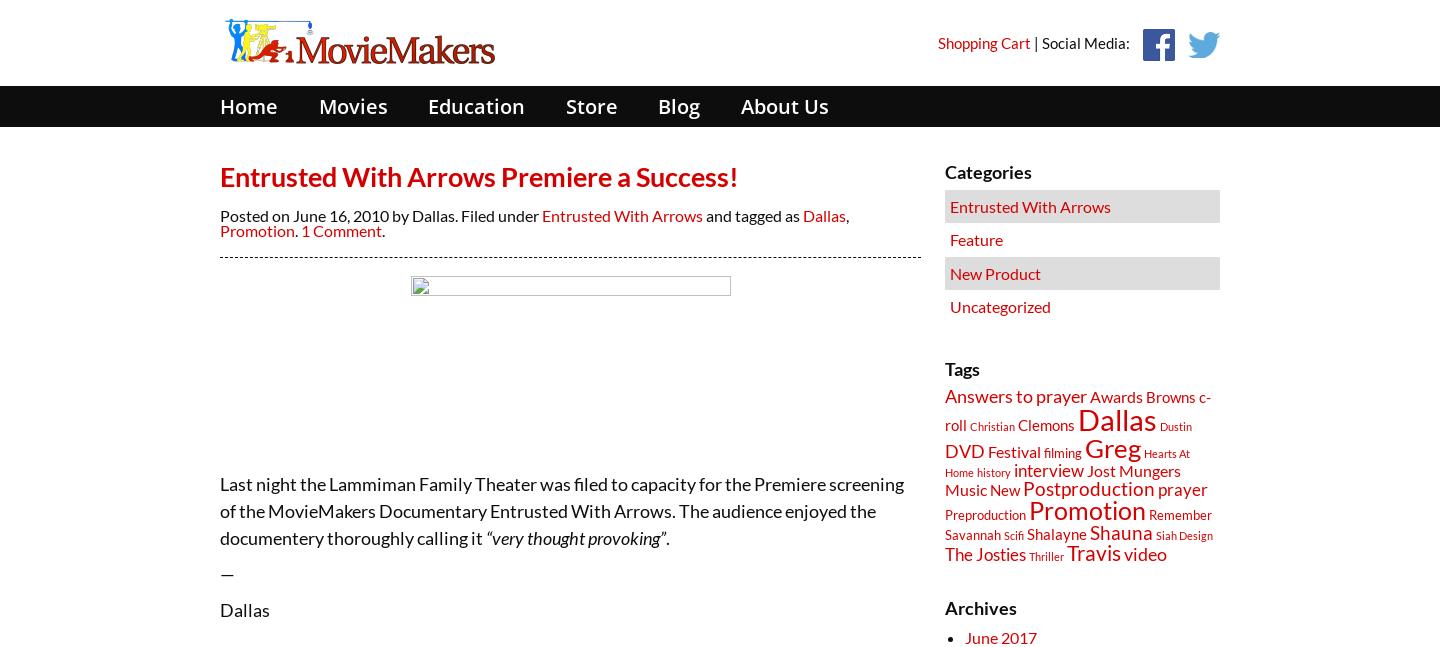 The height and width of the screenshot is (647, 1440). Describe the element at coordinates (964, 488) in the screenshot. I see `'Music'` at that location.